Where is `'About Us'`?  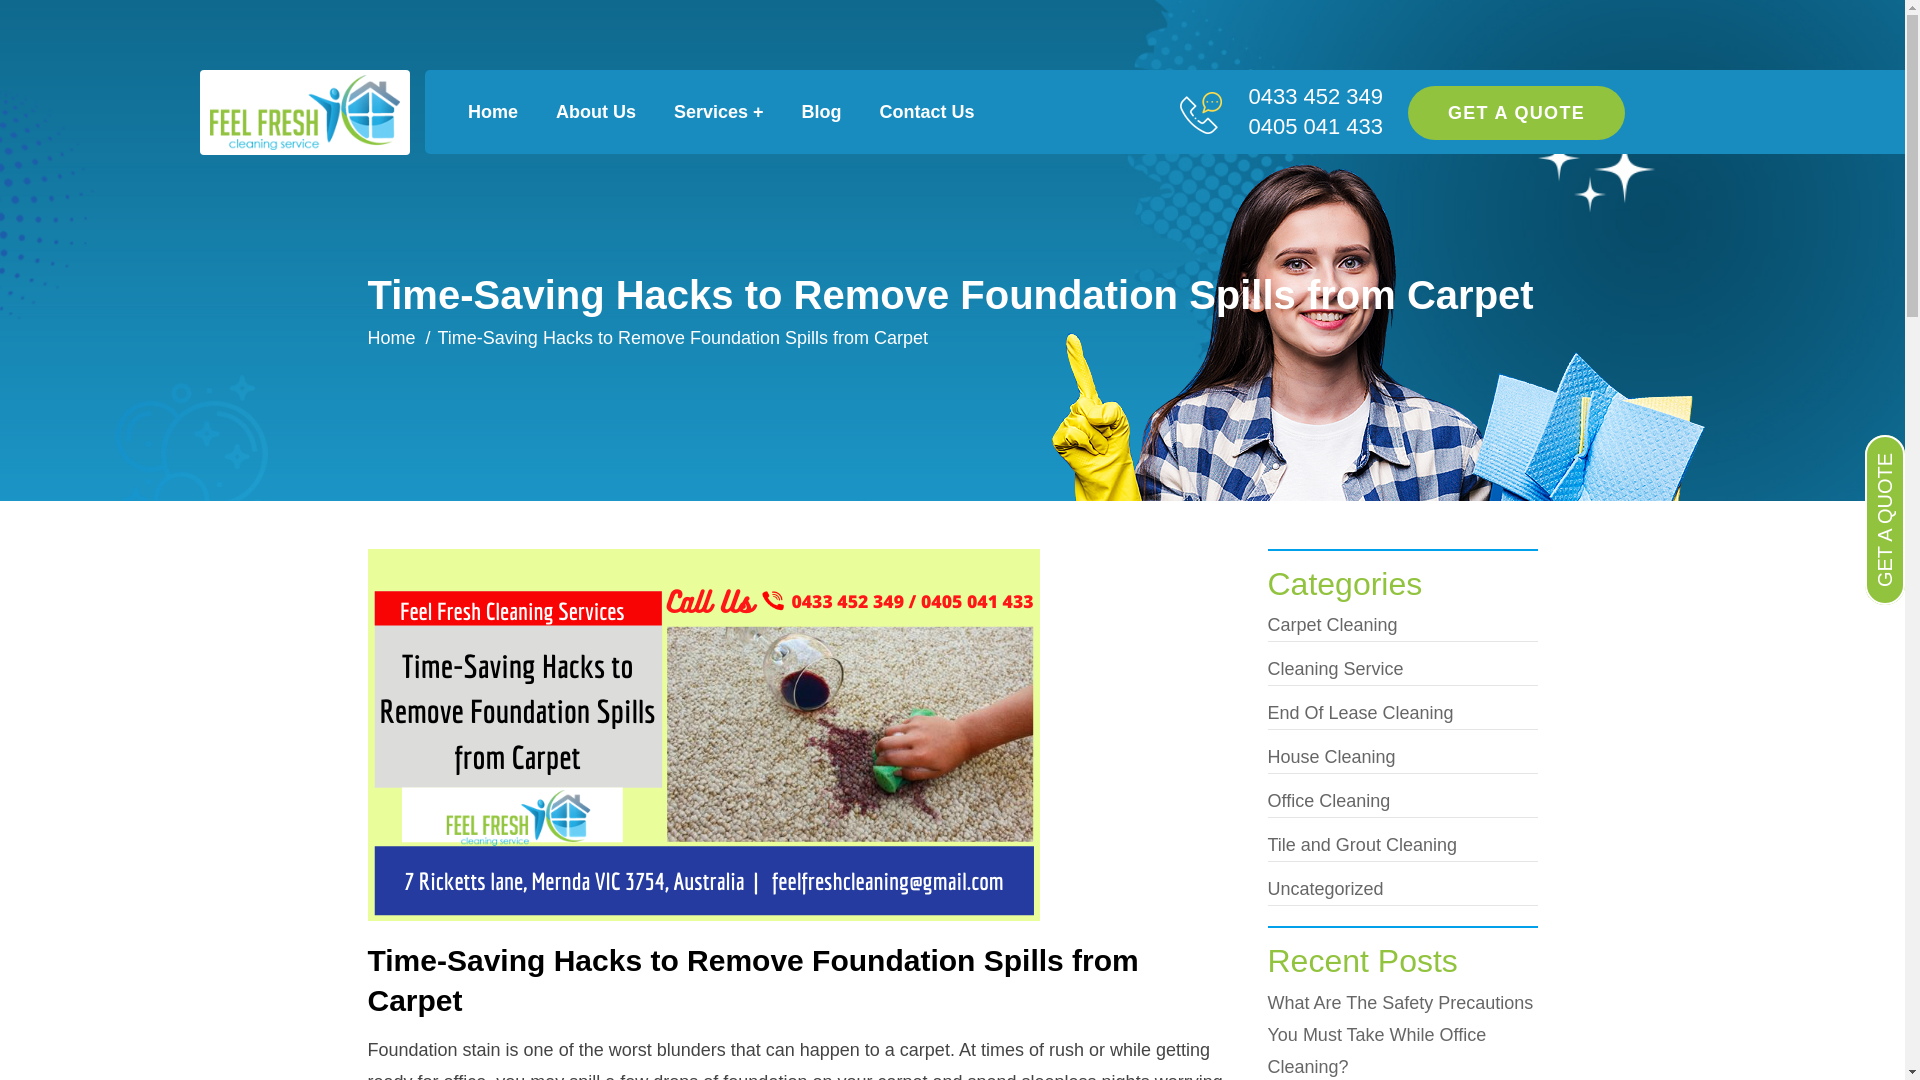
'About Us' is located at coordinates (603, 111).